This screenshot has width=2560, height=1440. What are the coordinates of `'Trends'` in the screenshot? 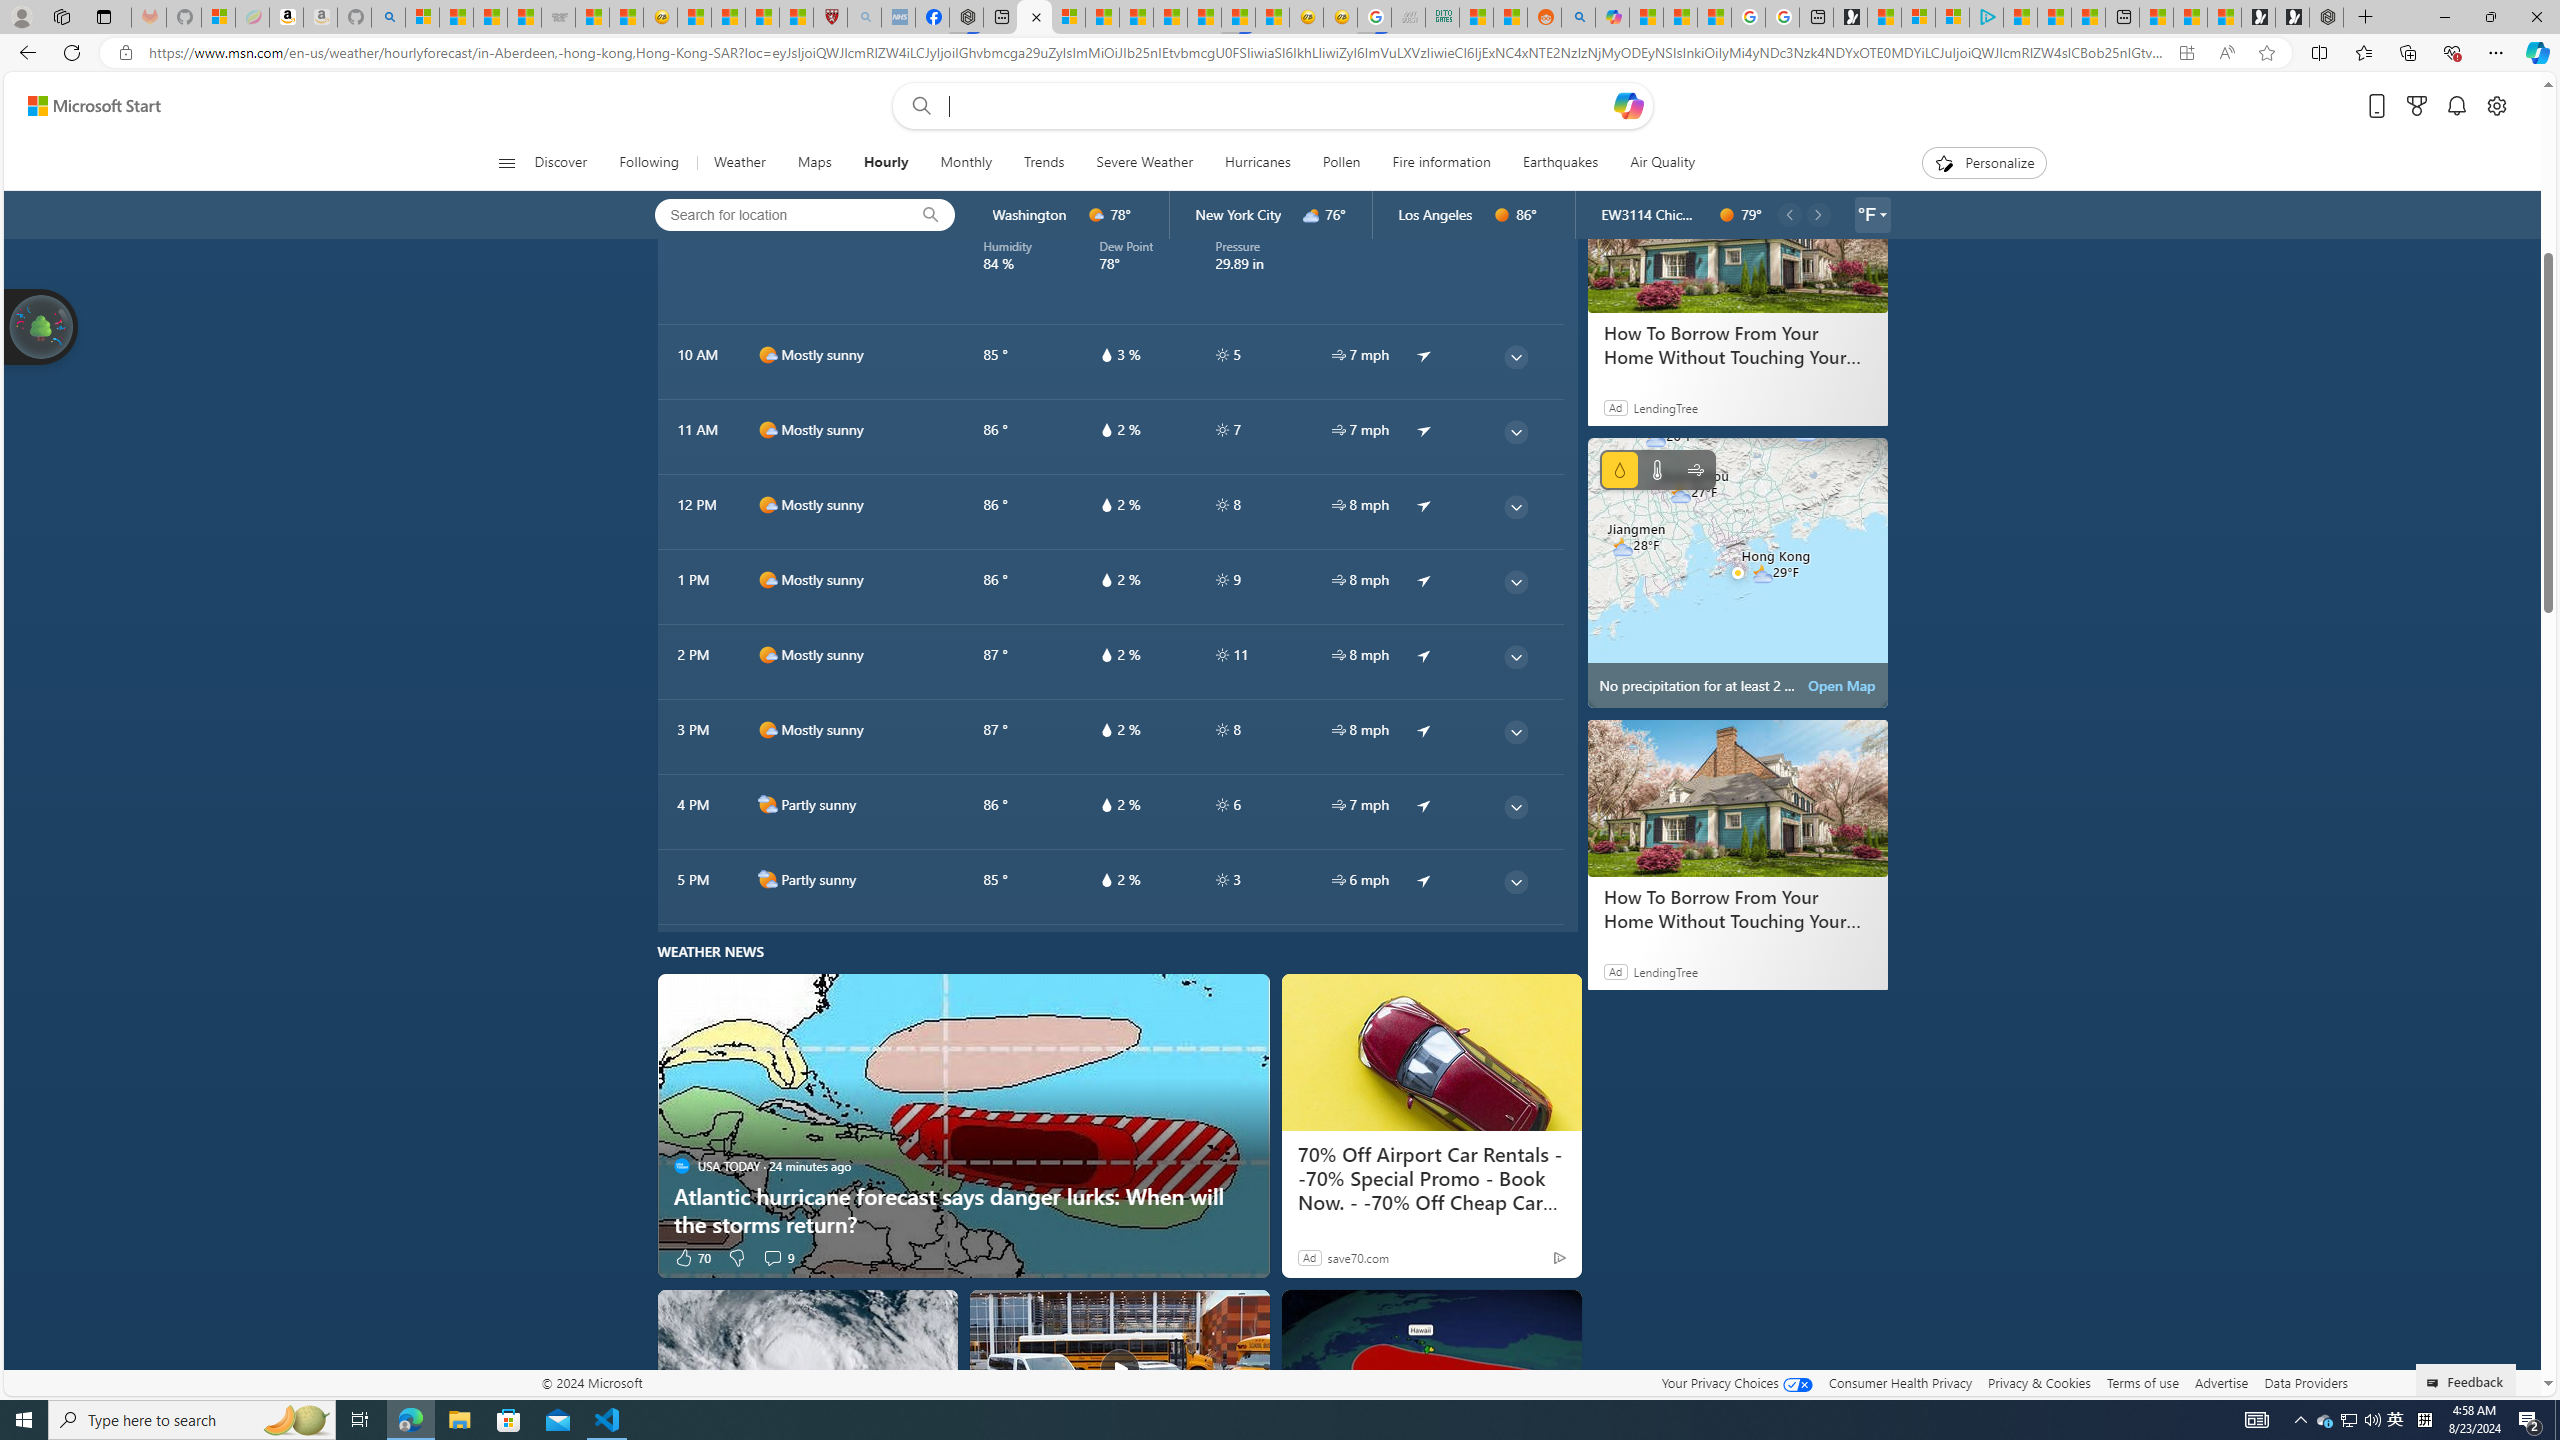 It's located at (1043, 162).